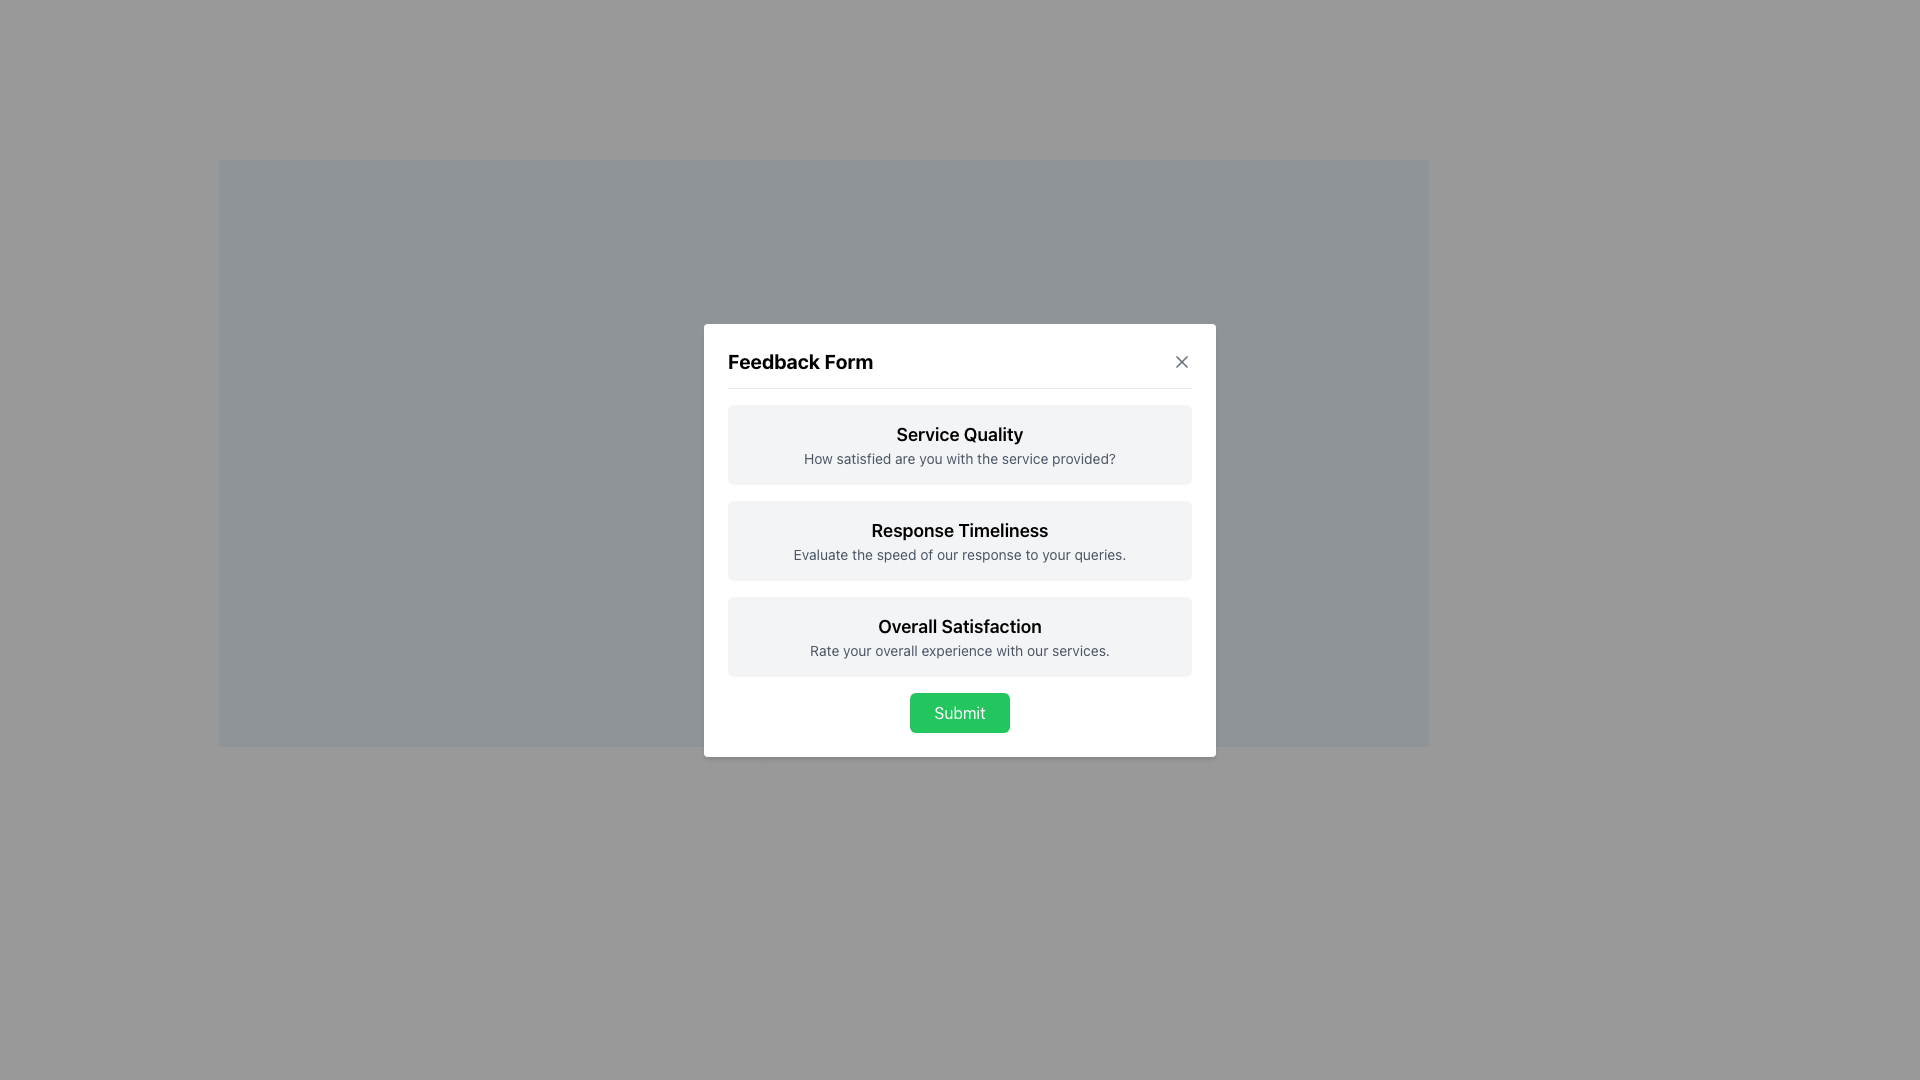 This screenshot has height=1080, width=1920. What do you see at coordinates (960, 554) in the screenshot?
I see `the text label that reads 'Evaluate the speed of our response to your queries.' located below the heading 'Response Timeliness' in the feedback form interface` at bounding box center [960, 554].